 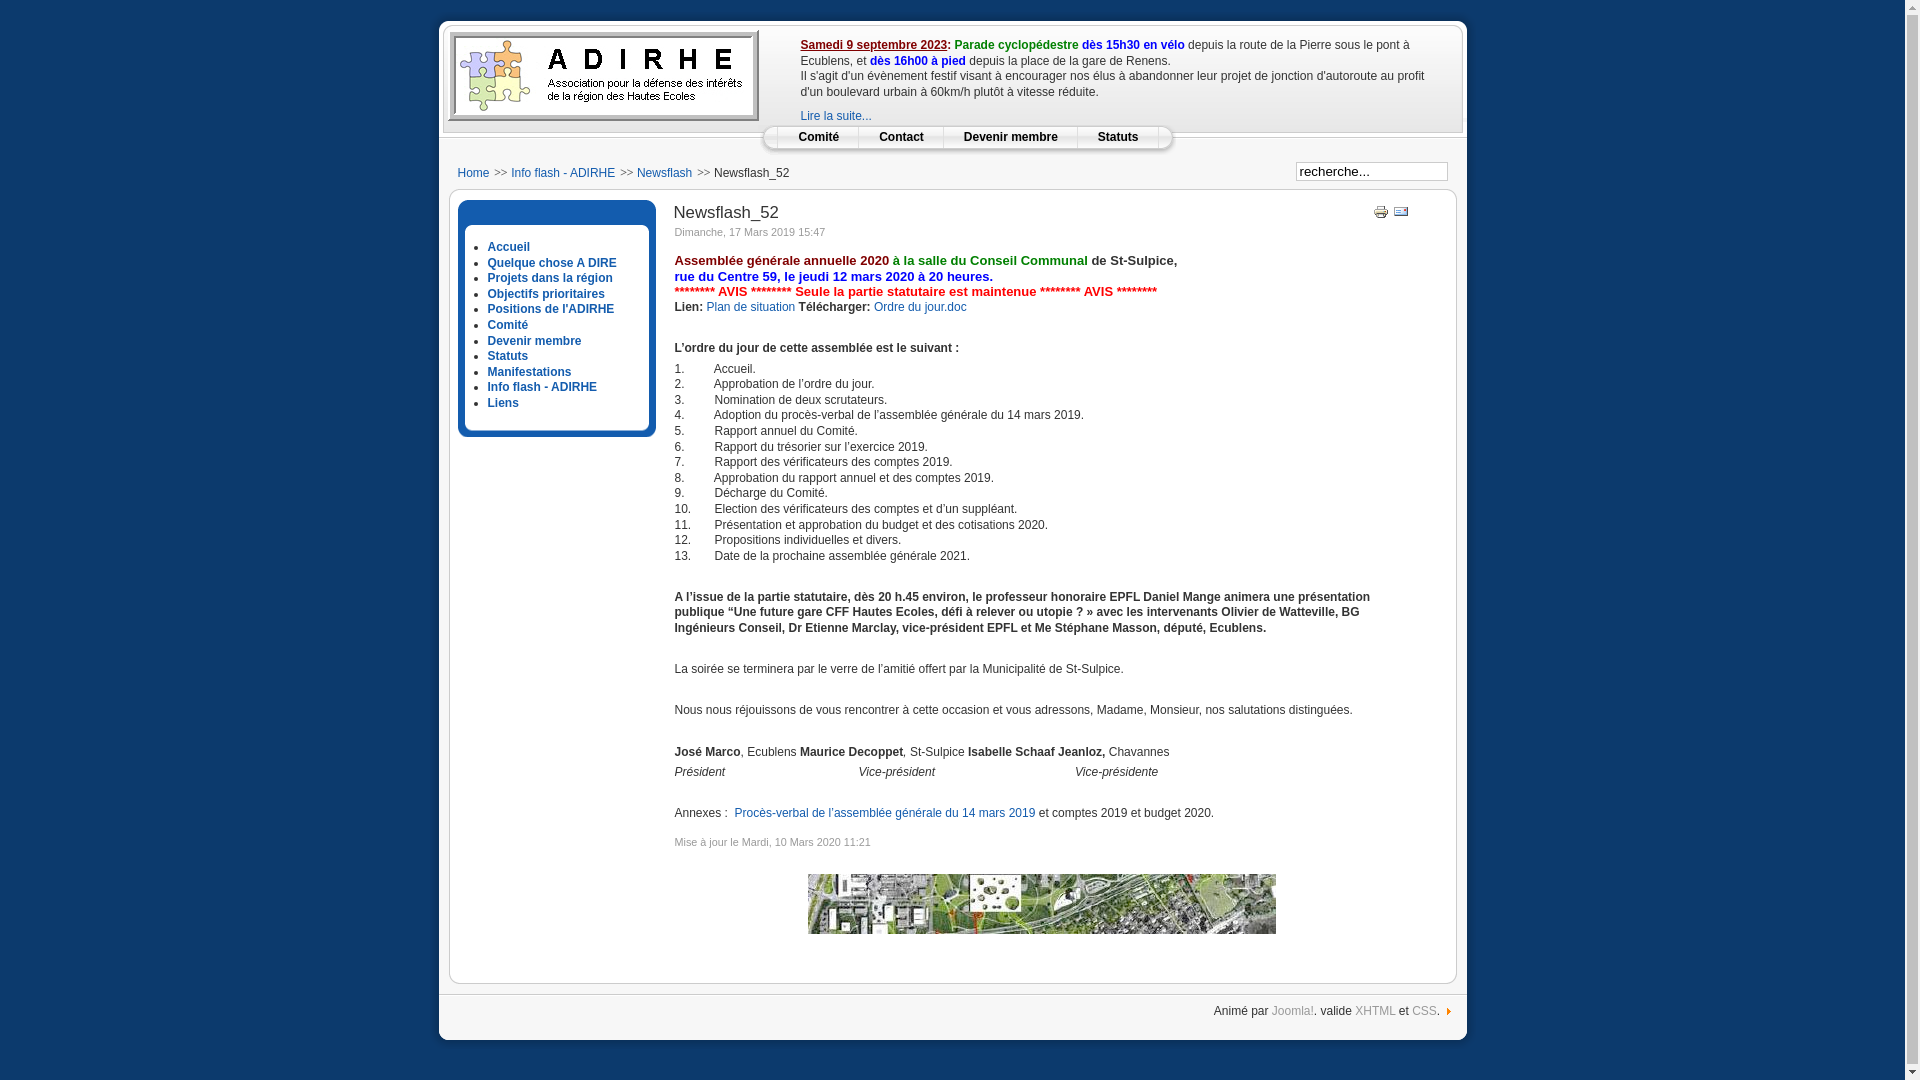 I want to click on 'Liens', so click(x=503, y=402).